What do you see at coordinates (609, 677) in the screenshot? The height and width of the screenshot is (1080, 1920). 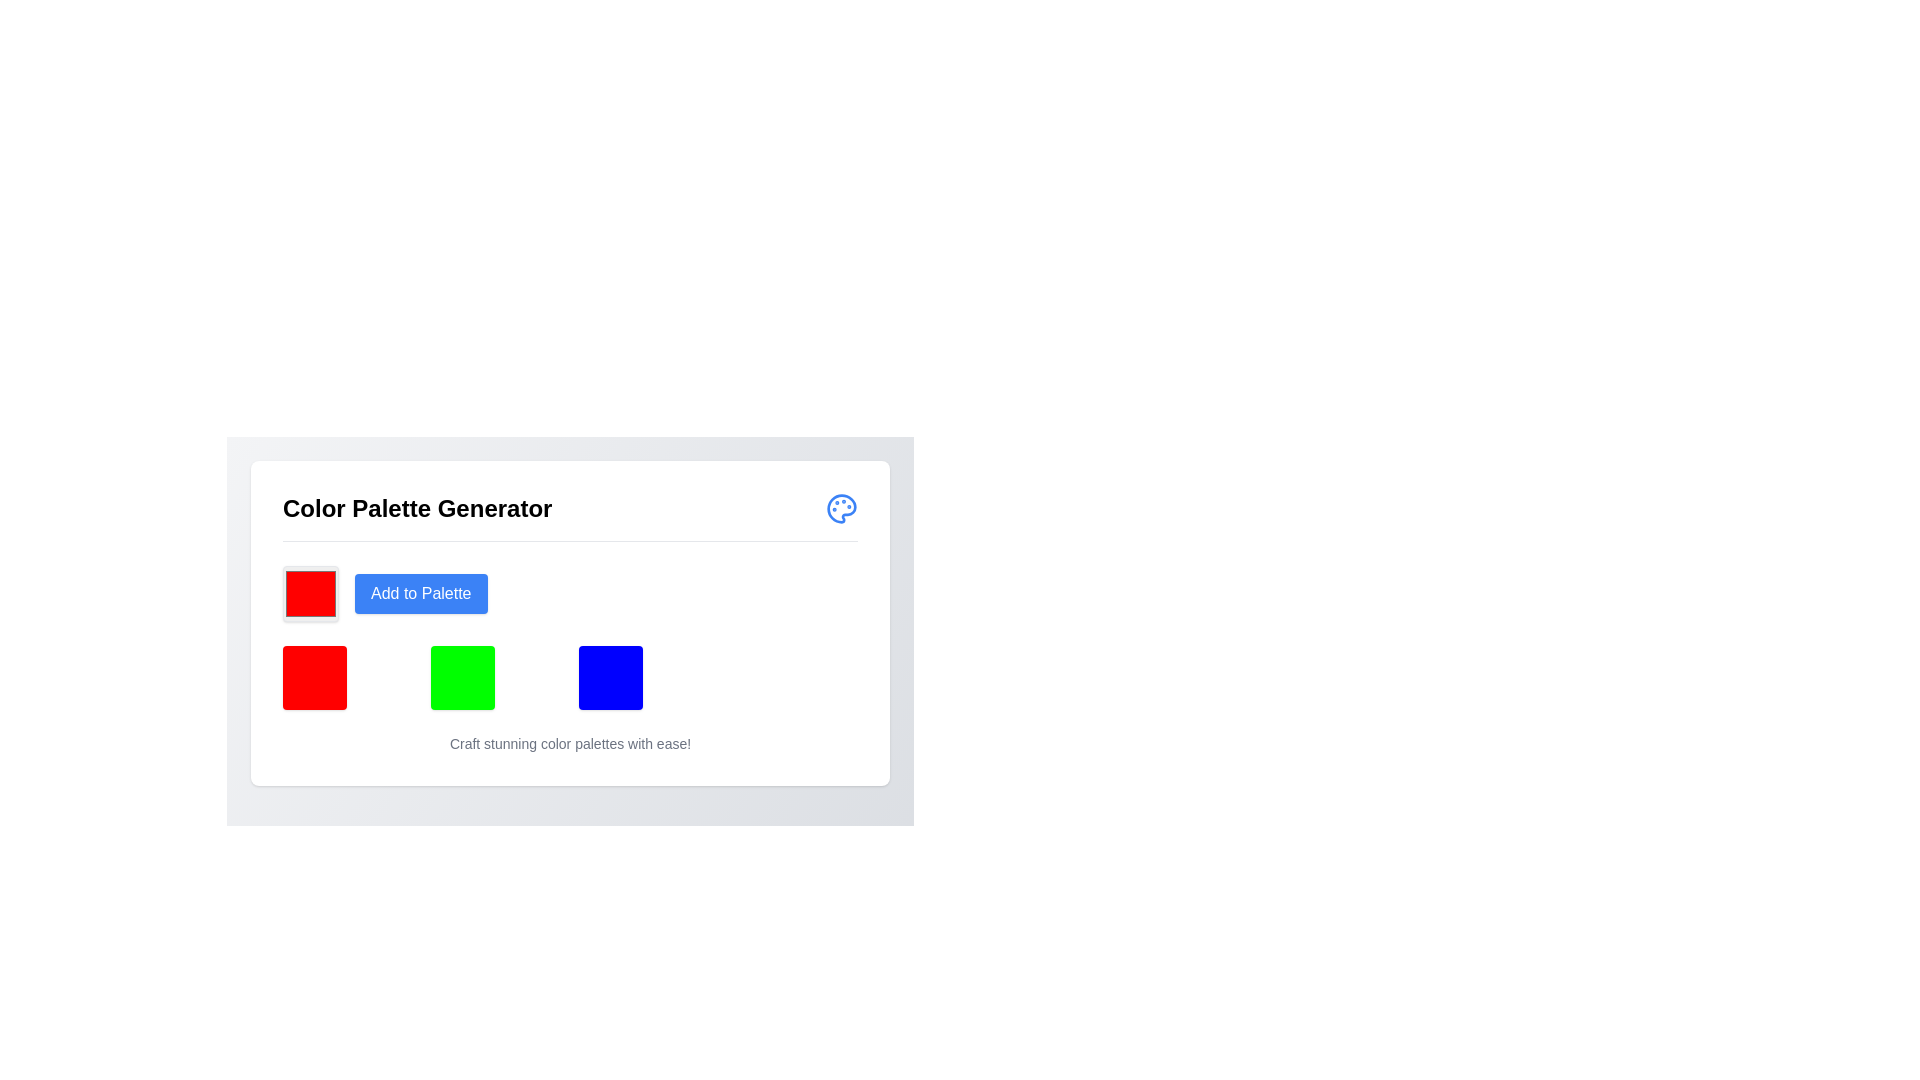 I see `the blue square color block with rounded edges and shadow effect` at bounding box center [609, 677].